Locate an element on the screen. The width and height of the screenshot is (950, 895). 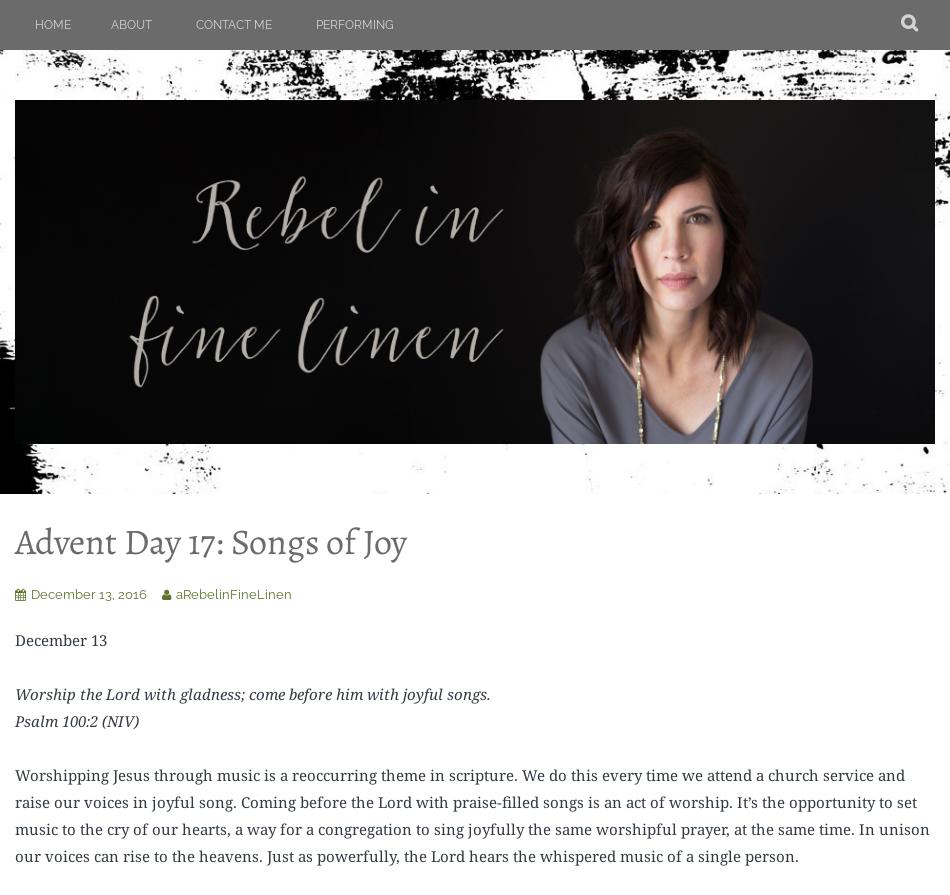
'Contact Me' is located at coordinates (195, 24).